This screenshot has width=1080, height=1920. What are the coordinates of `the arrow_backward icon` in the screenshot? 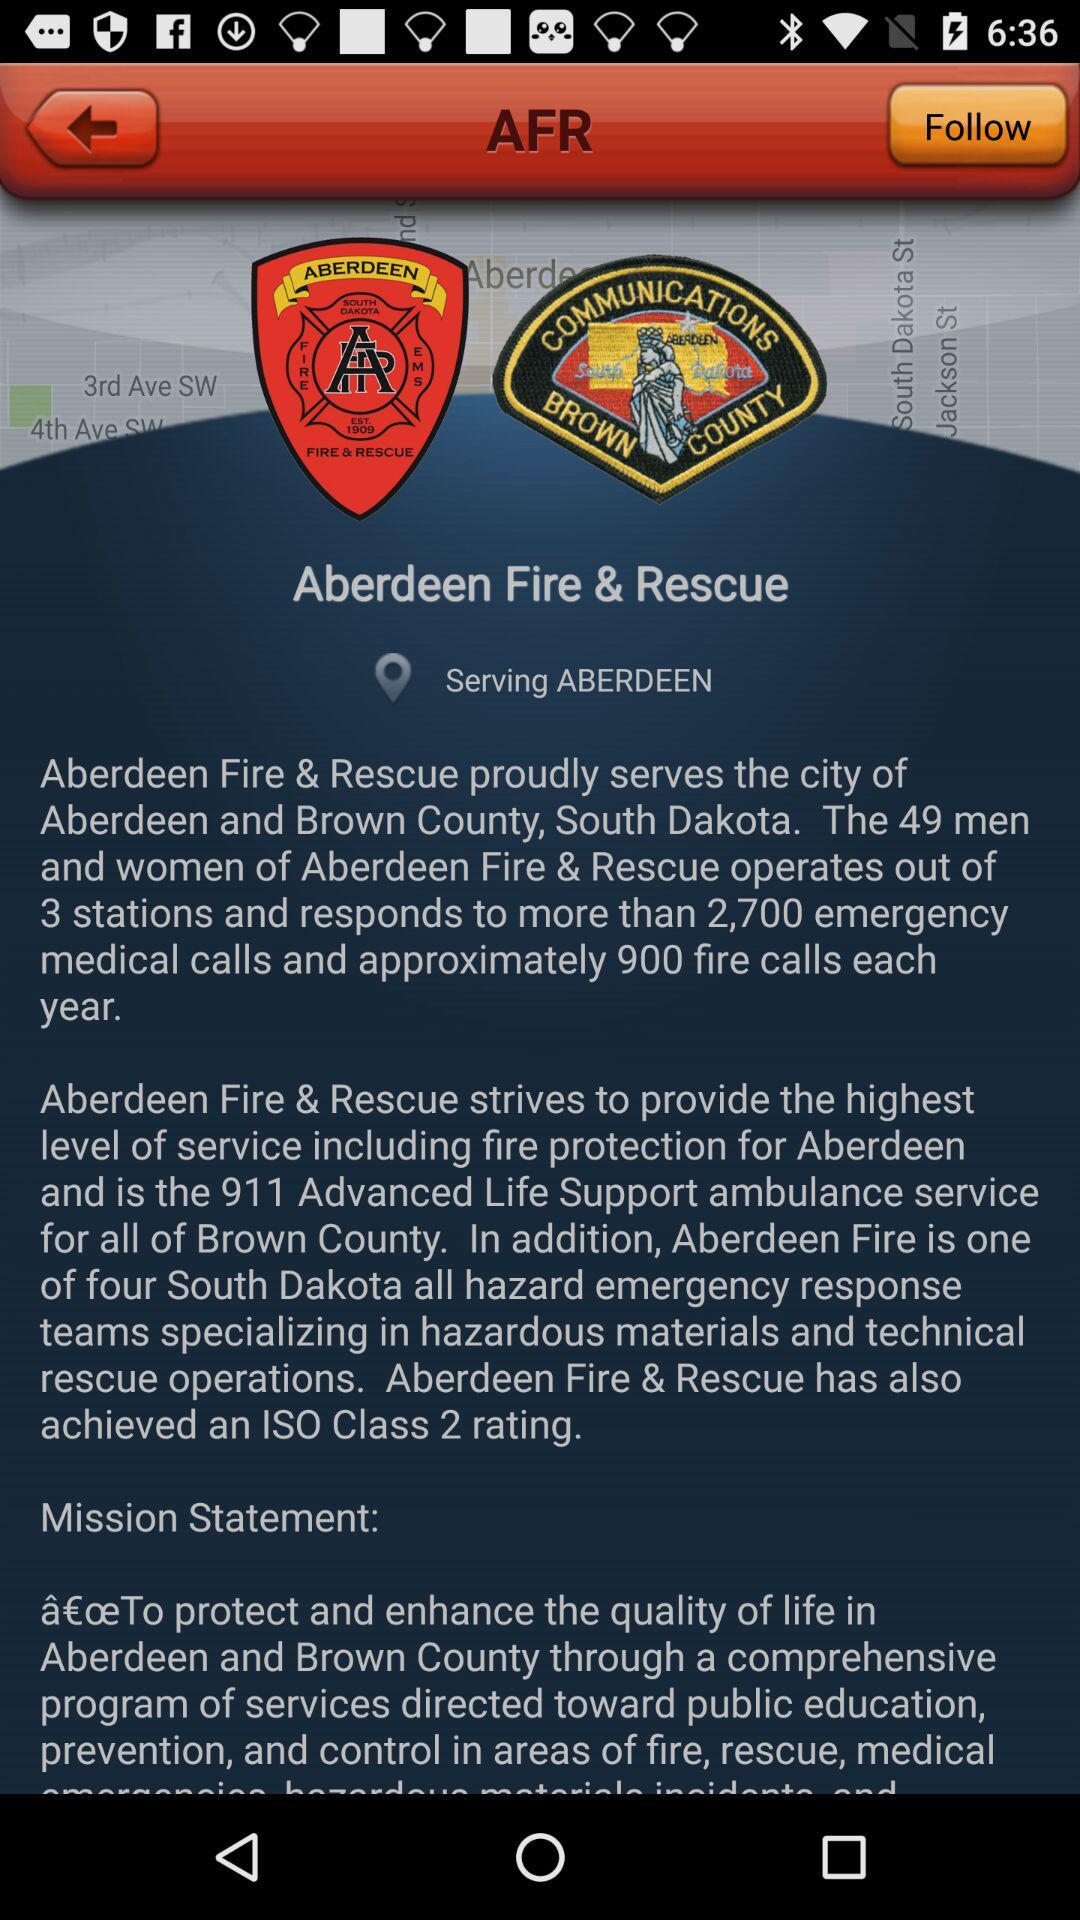 It's located at (91, 151).